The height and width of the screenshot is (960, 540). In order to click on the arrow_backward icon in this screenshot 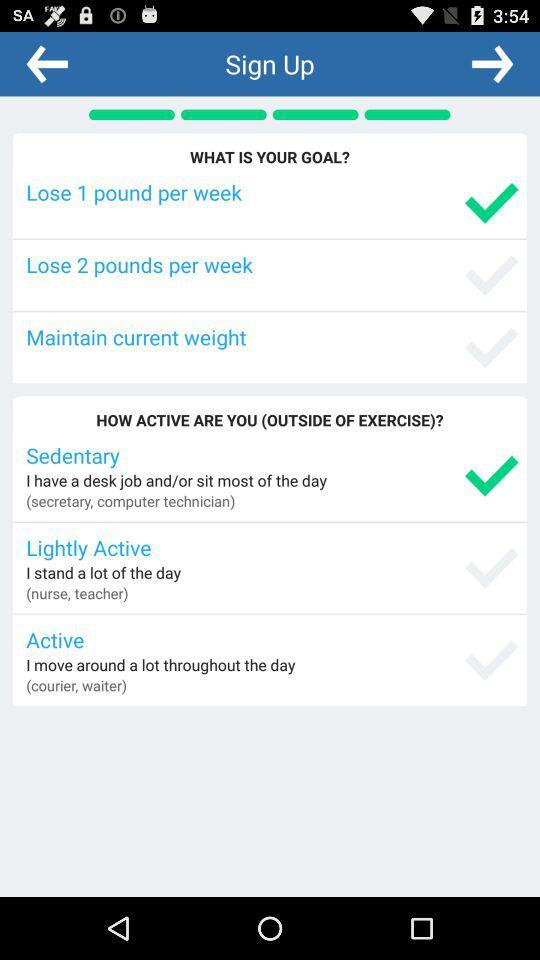, I will do `click(47, 68)`.